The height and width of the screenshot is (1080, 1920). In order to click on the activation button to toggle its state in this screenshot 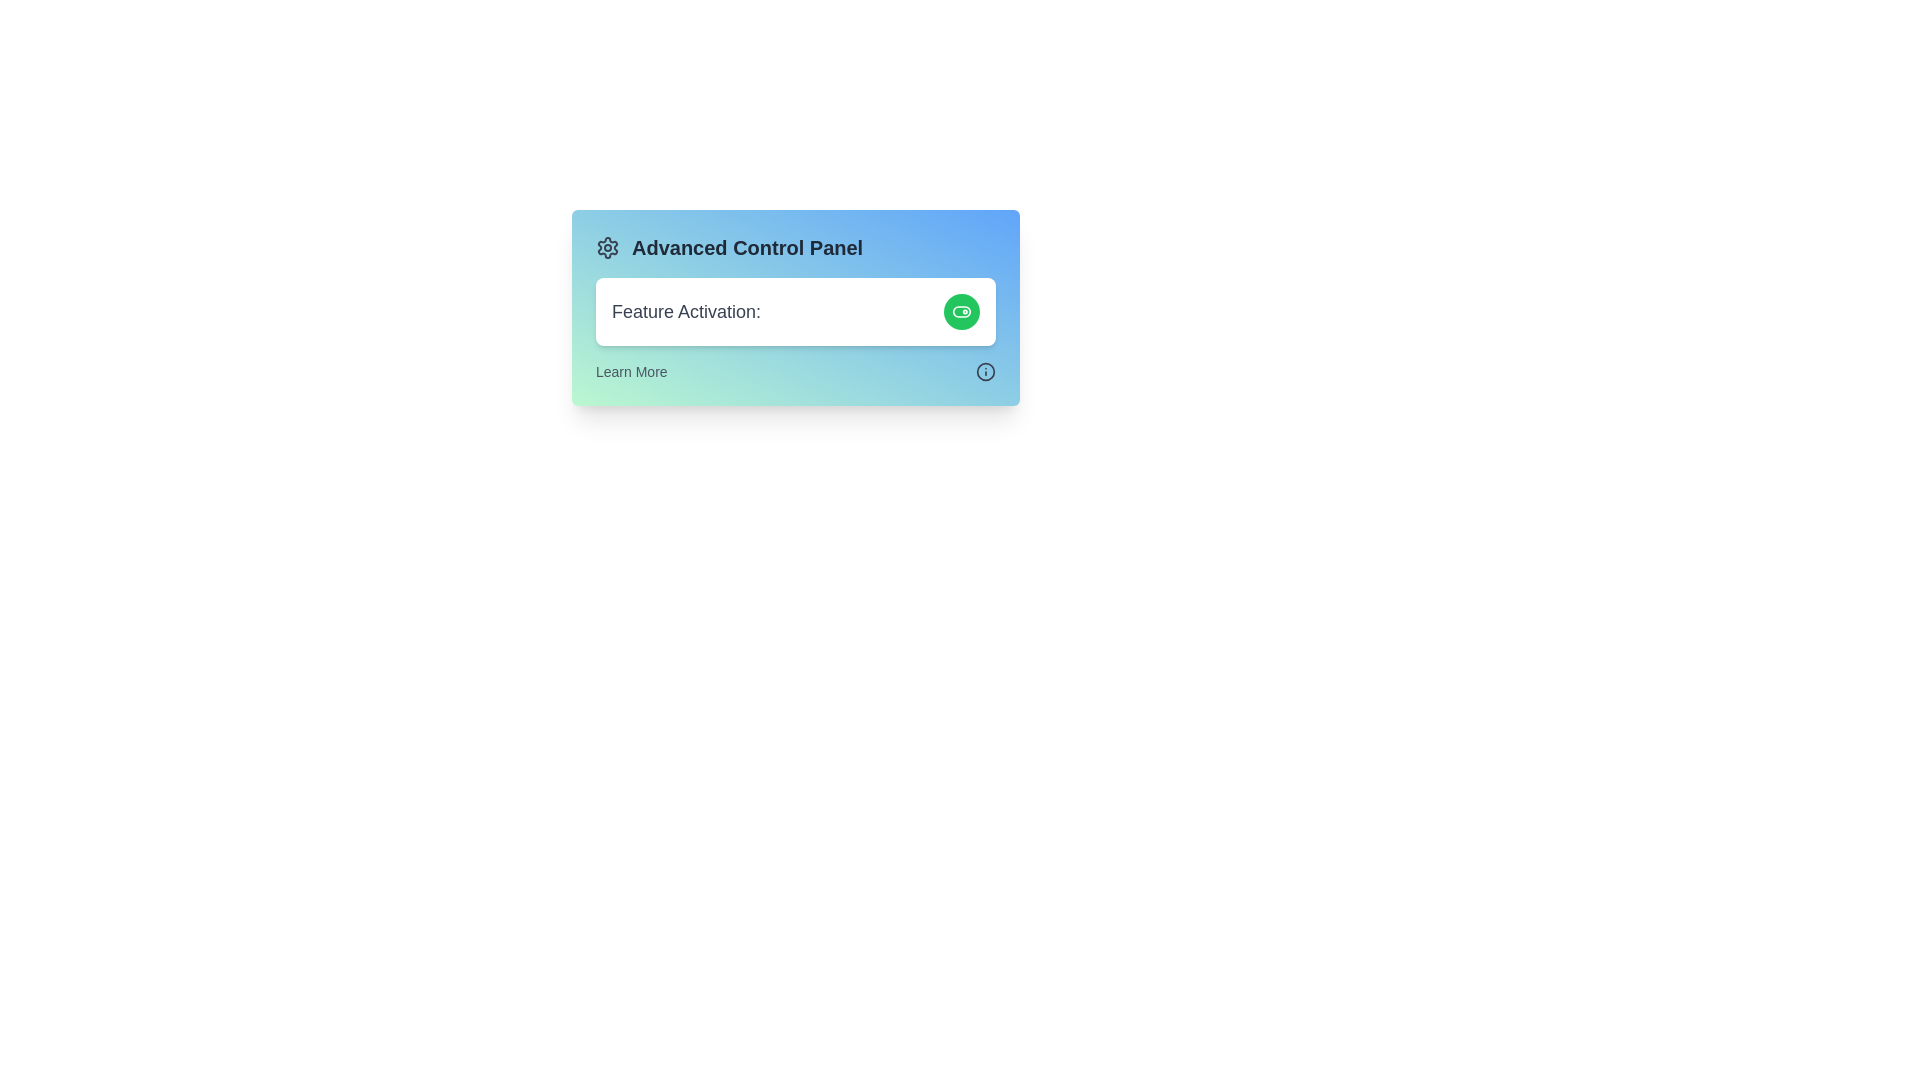, I will do `click(961, 312)`.